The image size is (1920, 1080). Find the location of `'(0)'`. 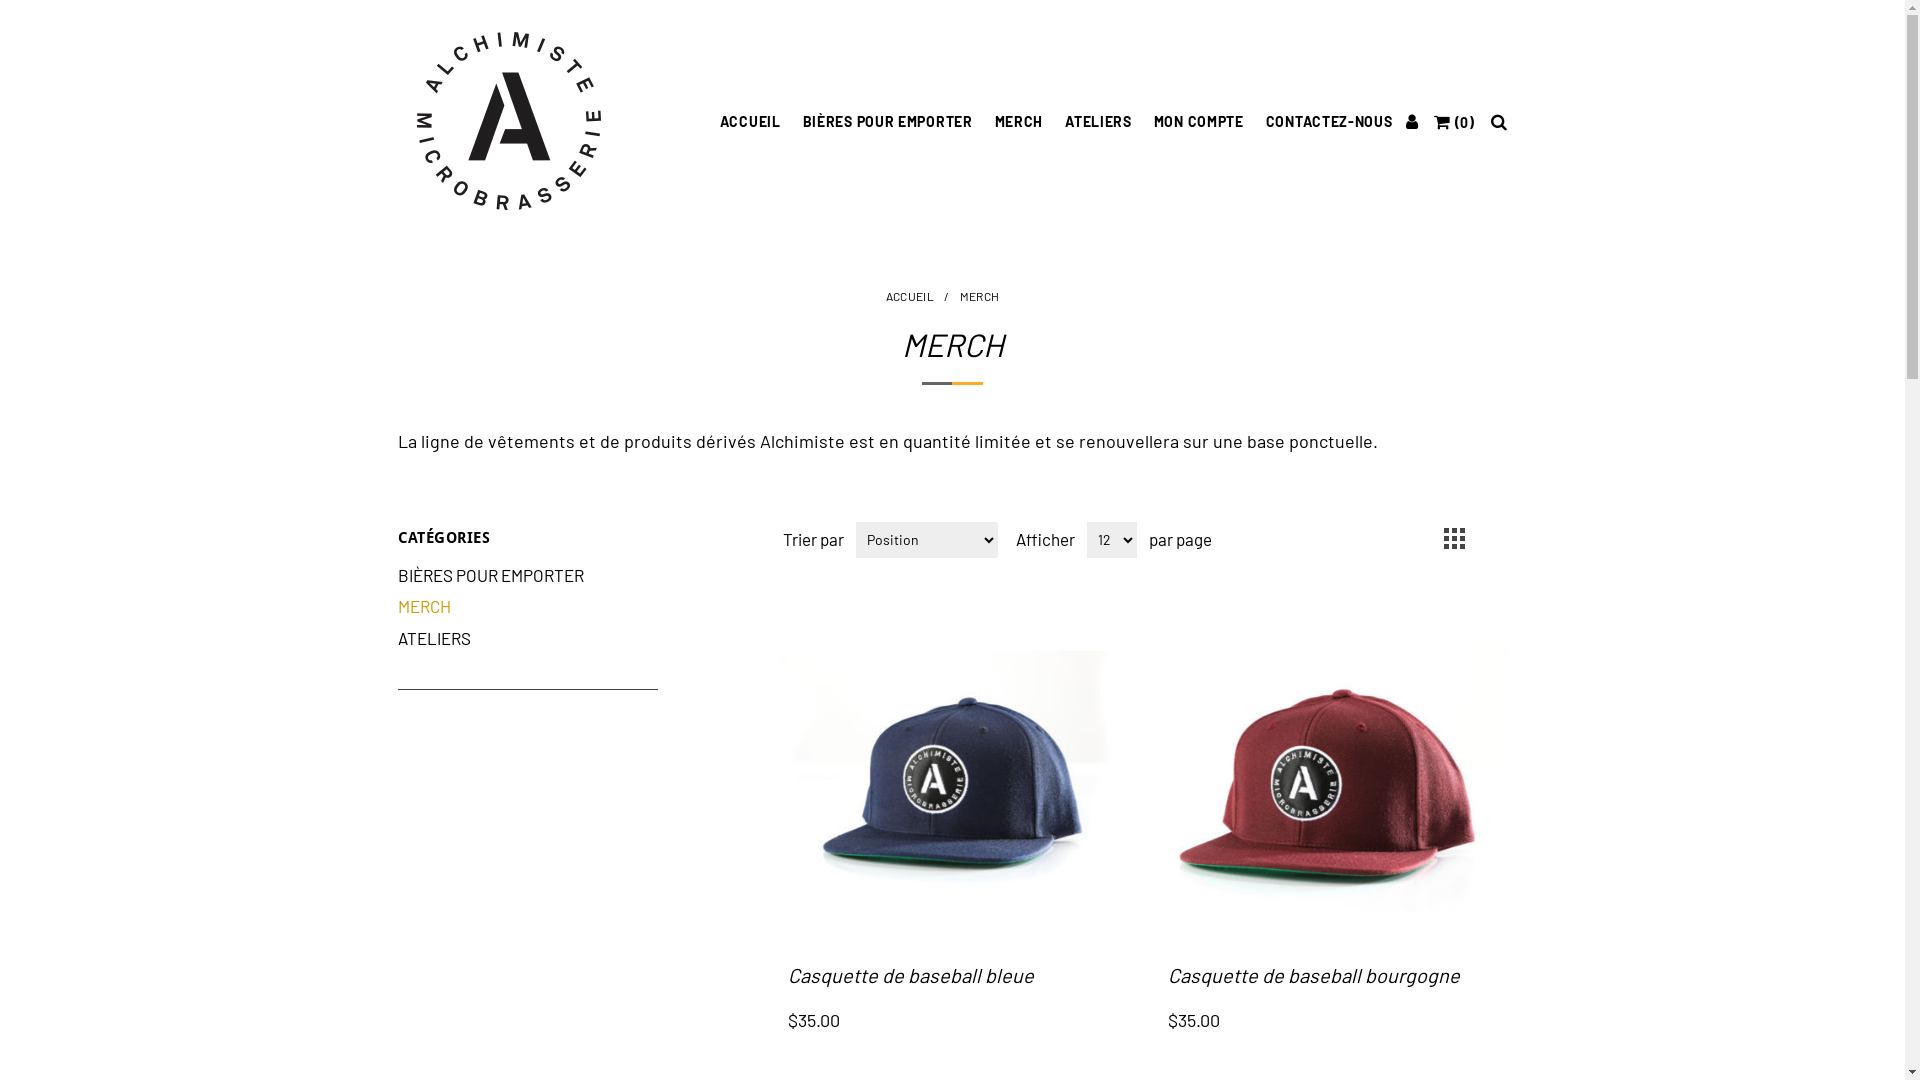

'(0)' is located at coordinates (1454, 122).